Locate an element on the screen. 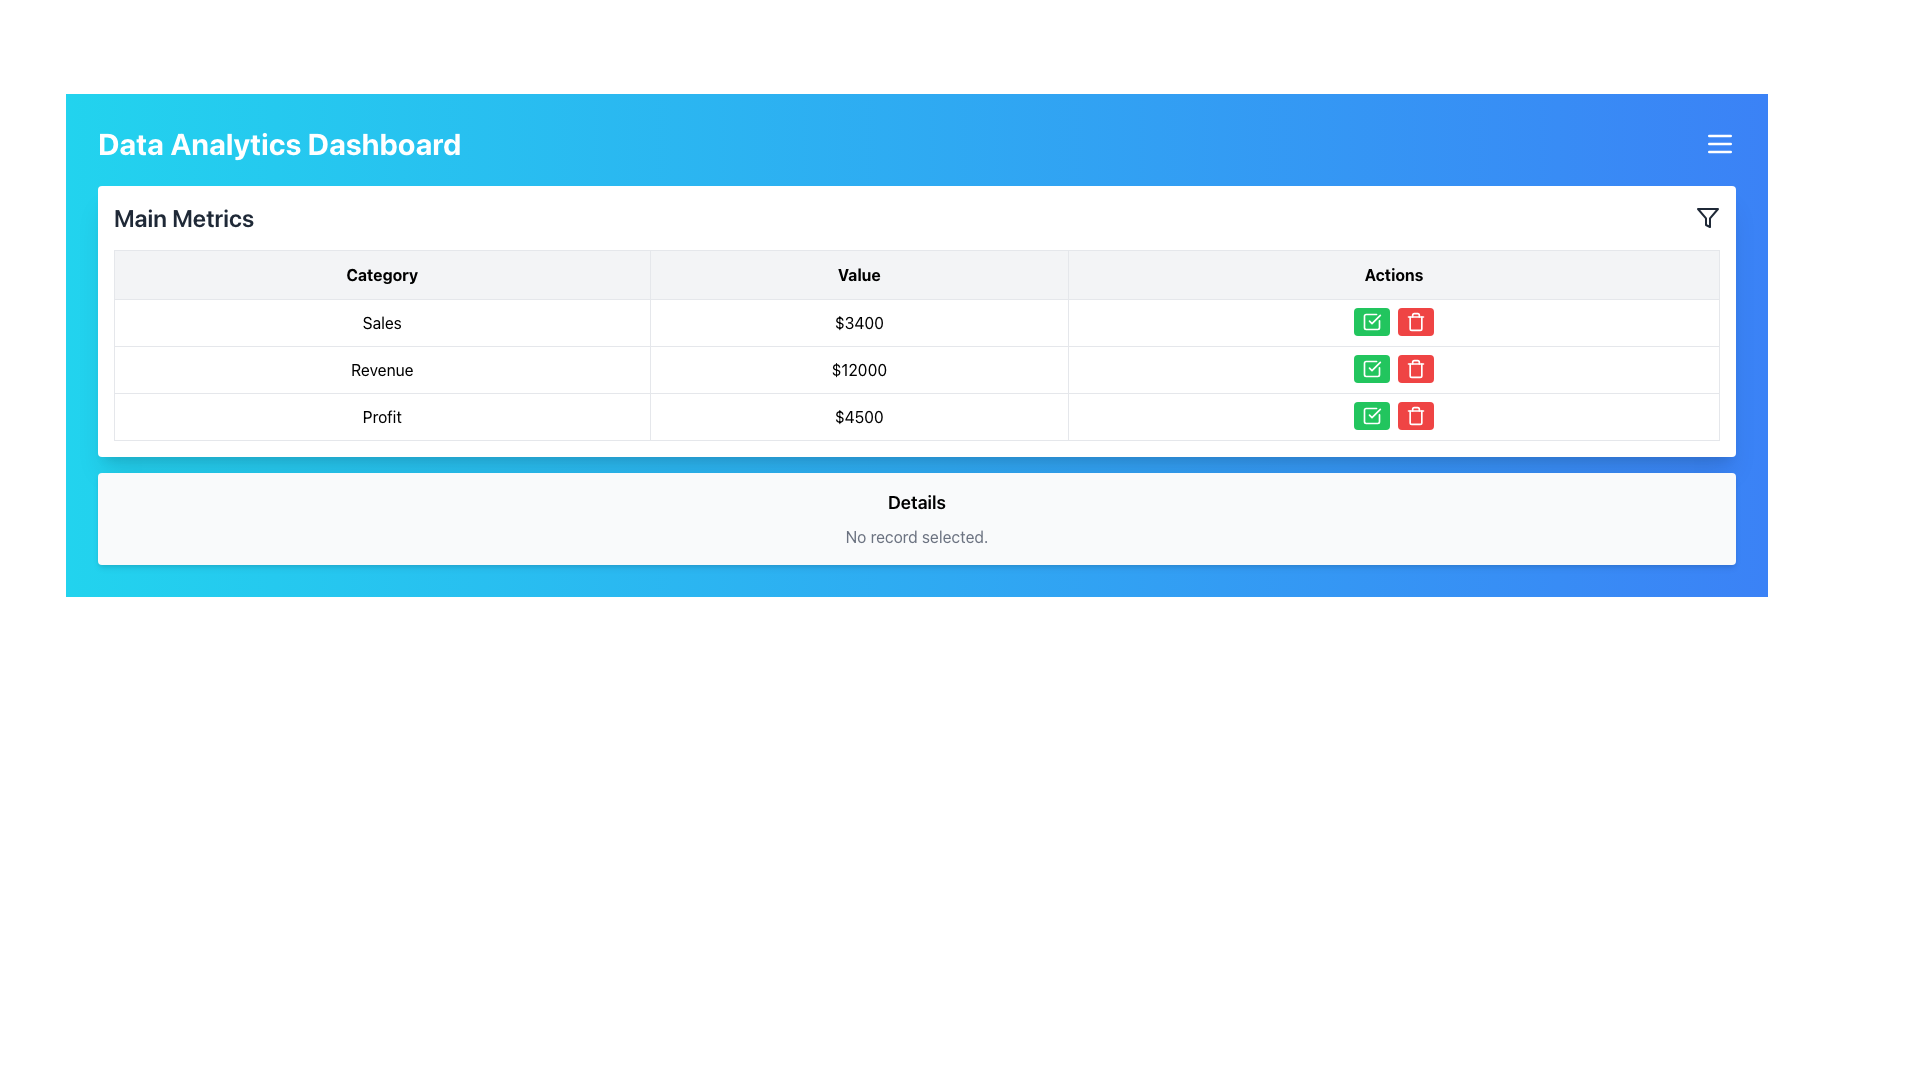 Image resolution: width=1920 pixels, height=1080 pixels. the bold text element labeled 'Main Metrics', which is styled as a prominent heading in dark gray against a white background, located in the upper-left corner of the main content area is located at coordinates (184, 218).